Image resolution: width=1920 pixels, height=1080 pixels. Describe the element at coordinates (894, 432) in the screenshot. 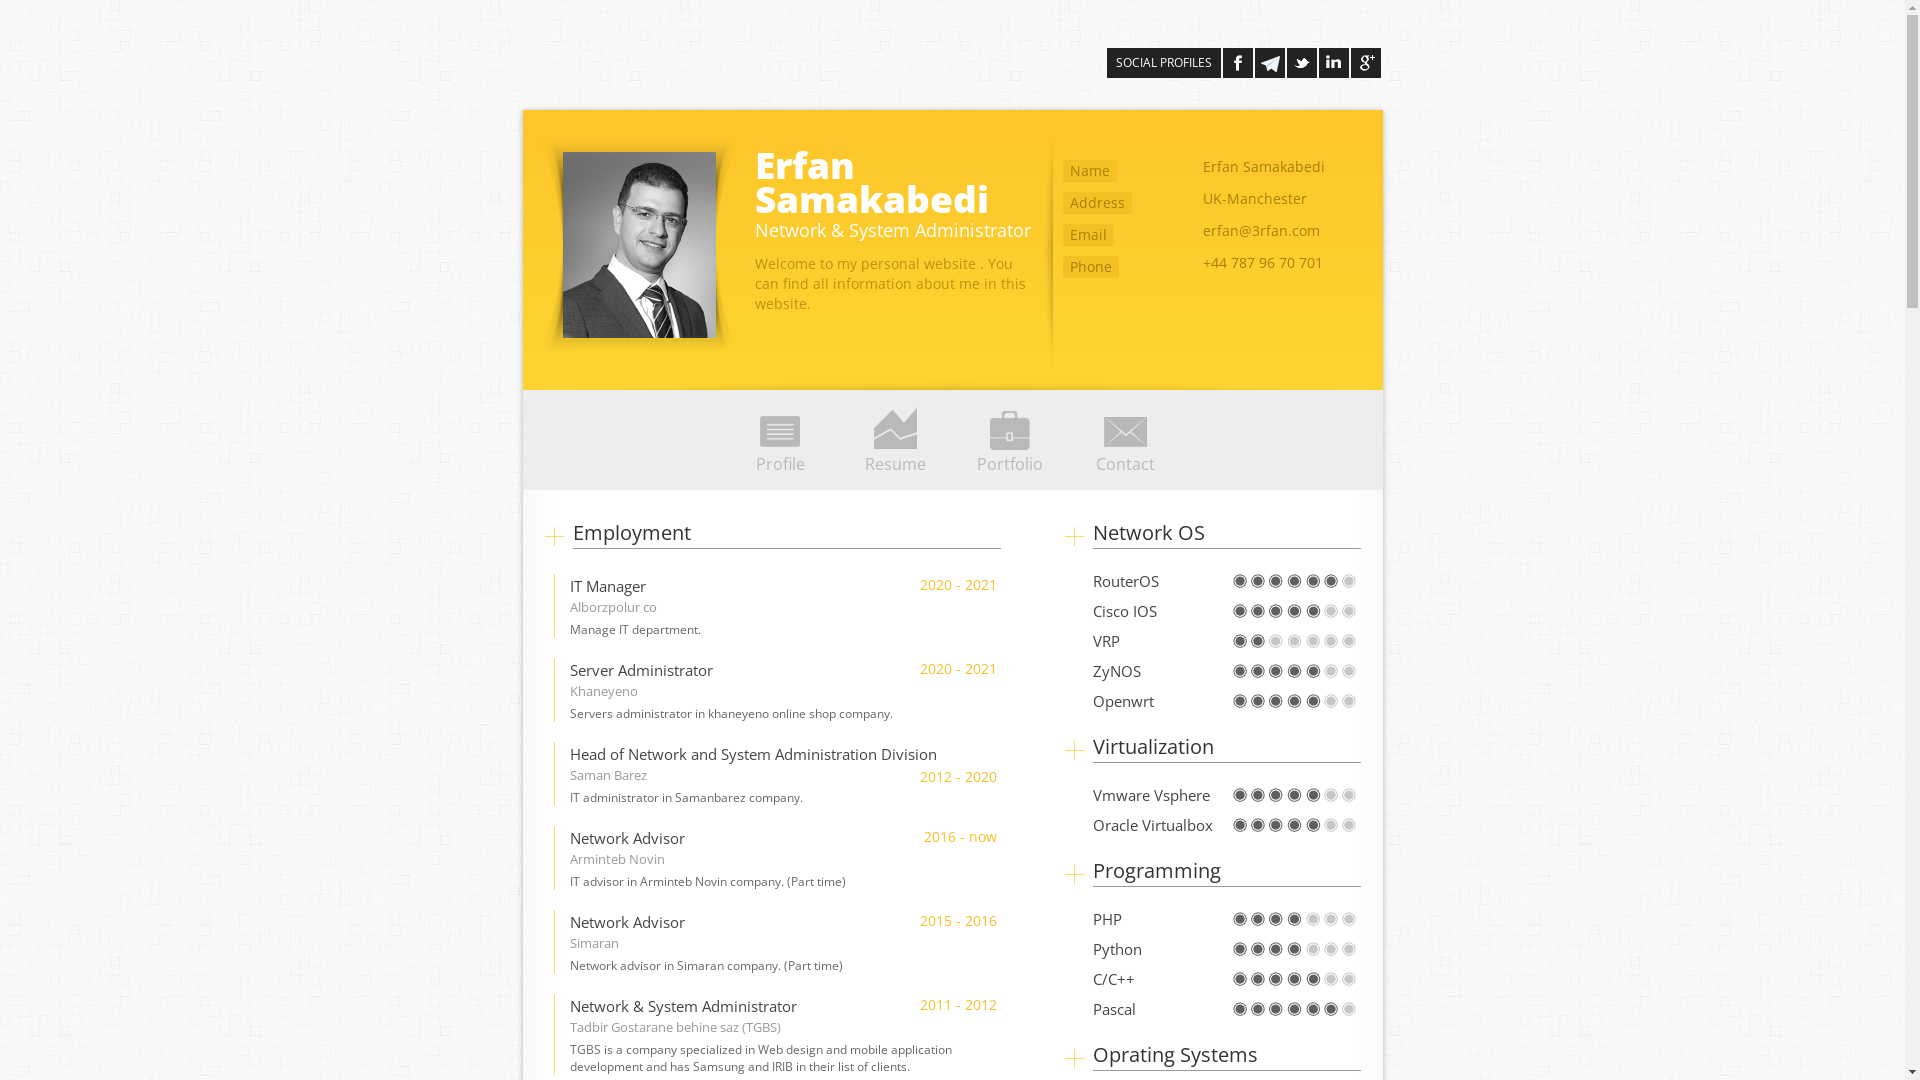

I see `'Resume'` at that location.